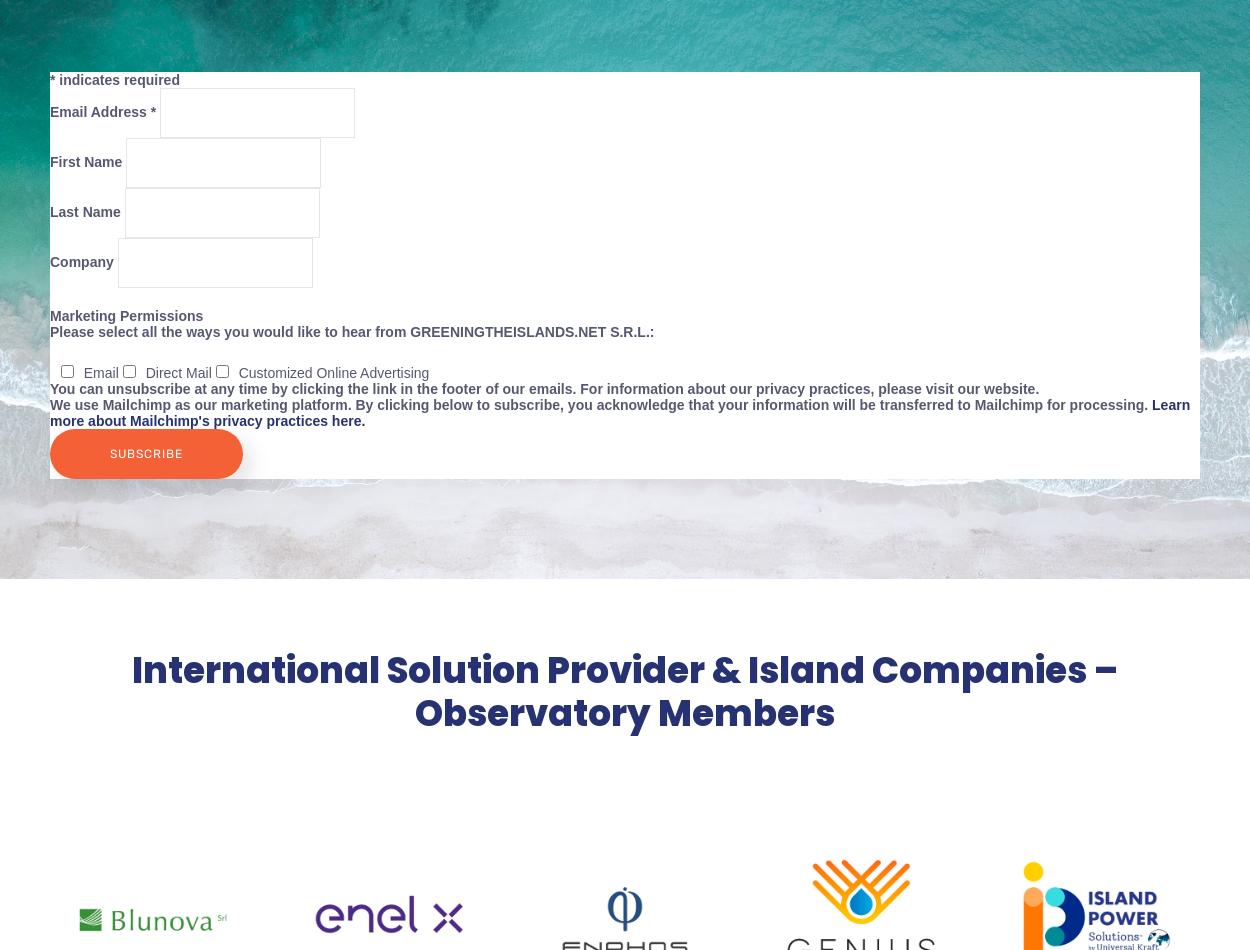 This screenshot has height=950, width=1250. What do you see at coordinates (132, 691) in the screenshot?
I see `'International Solution Provider & Island Companies – Observatory Members'` at bounding box center [132, 691].